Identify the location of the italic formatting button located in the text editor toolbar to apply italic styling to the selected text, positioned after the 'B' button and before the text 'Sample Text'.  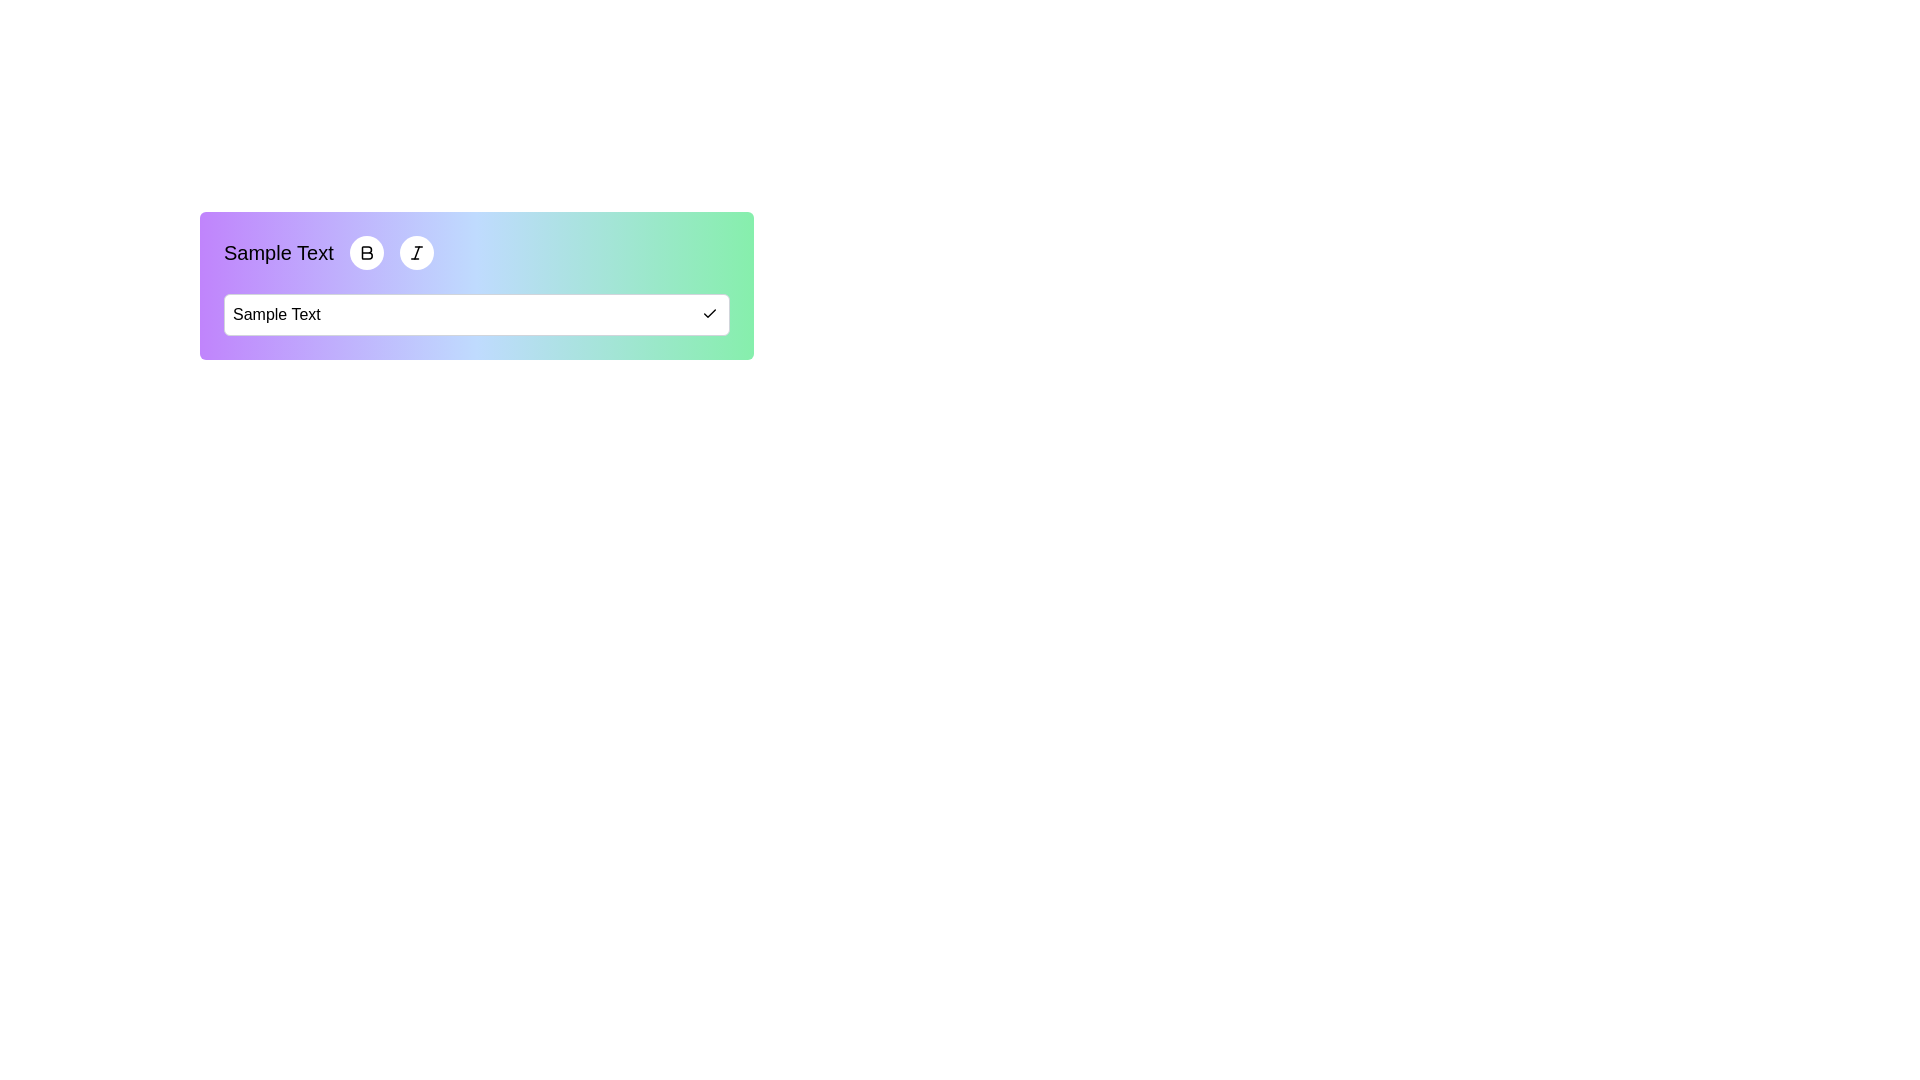
(415, 252).